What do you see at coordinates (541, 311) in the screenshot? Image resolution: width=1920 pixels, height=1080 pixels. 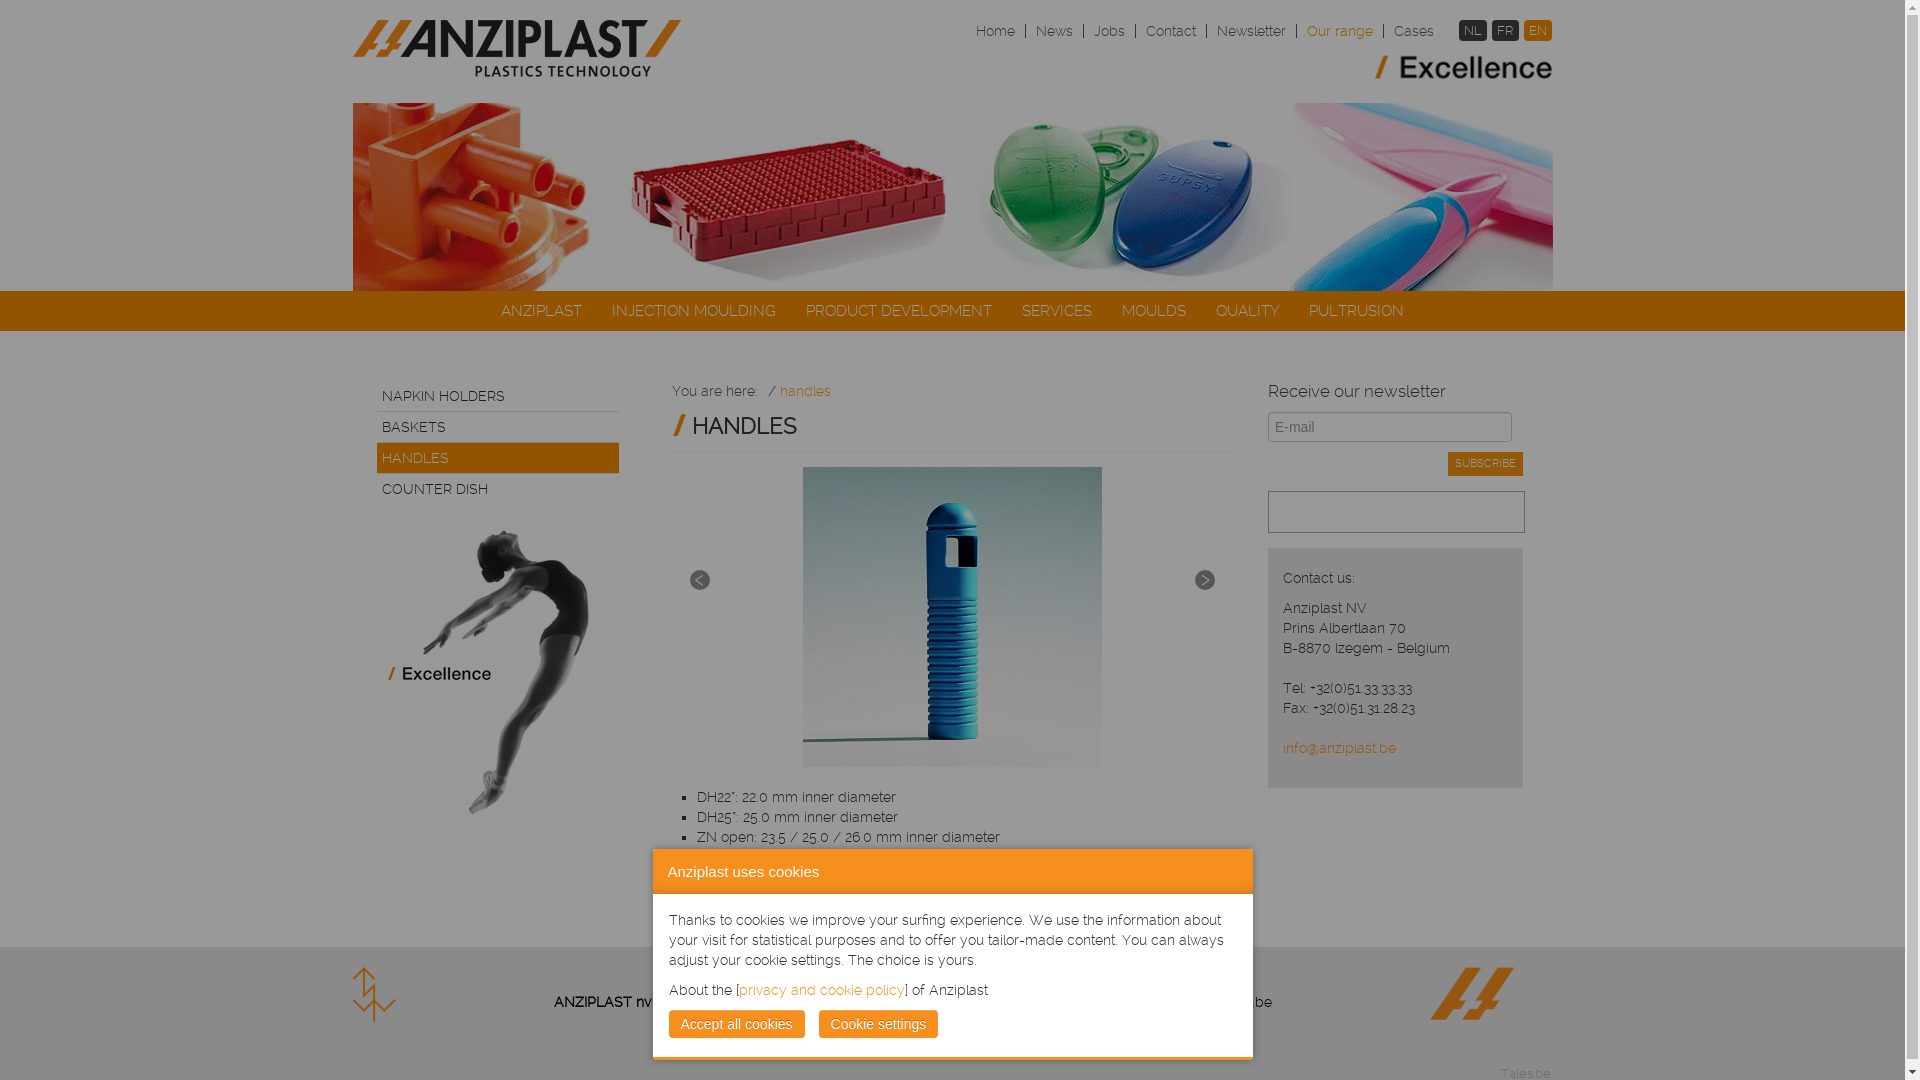 I see `'ANZIPLAST'` at bounding box center [541, 311].